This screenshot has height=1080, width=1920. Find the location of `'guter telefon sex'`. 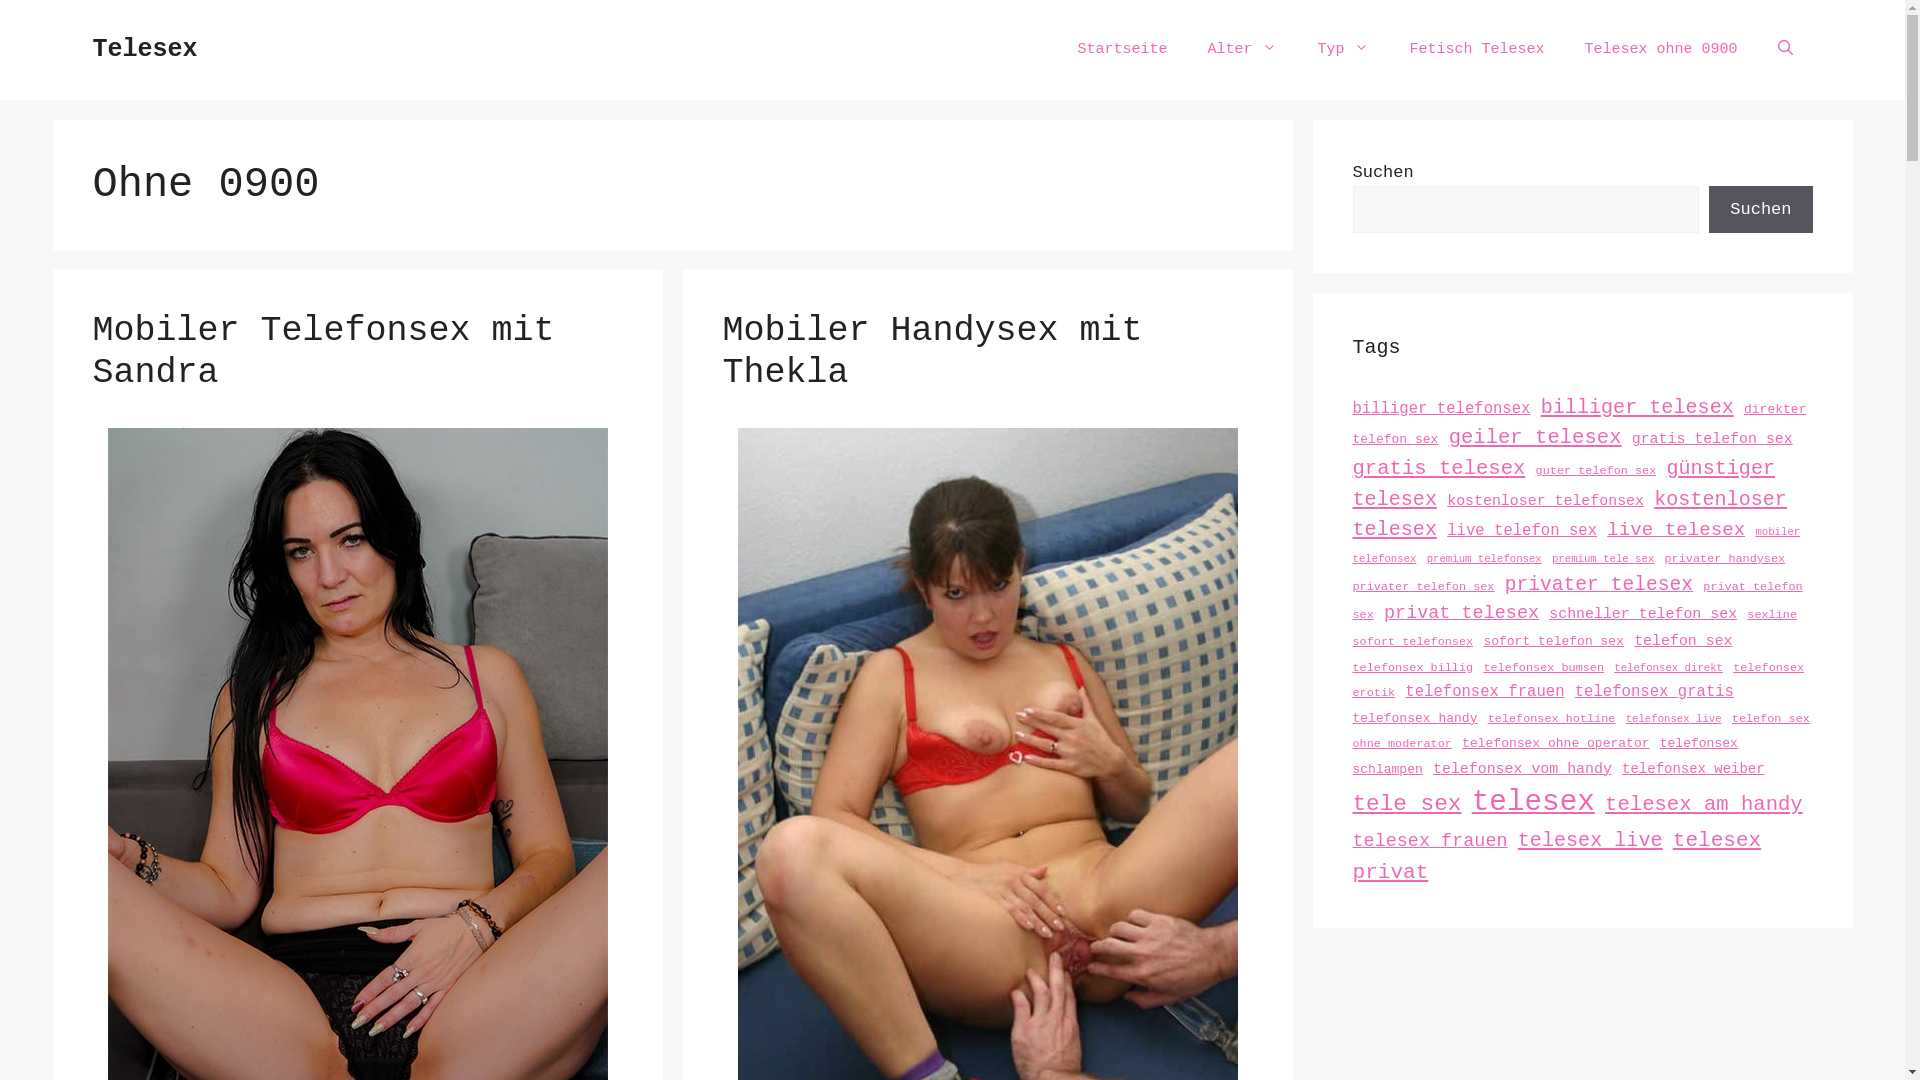

'guter telefon sex' is located at coordinates (1595, 470).